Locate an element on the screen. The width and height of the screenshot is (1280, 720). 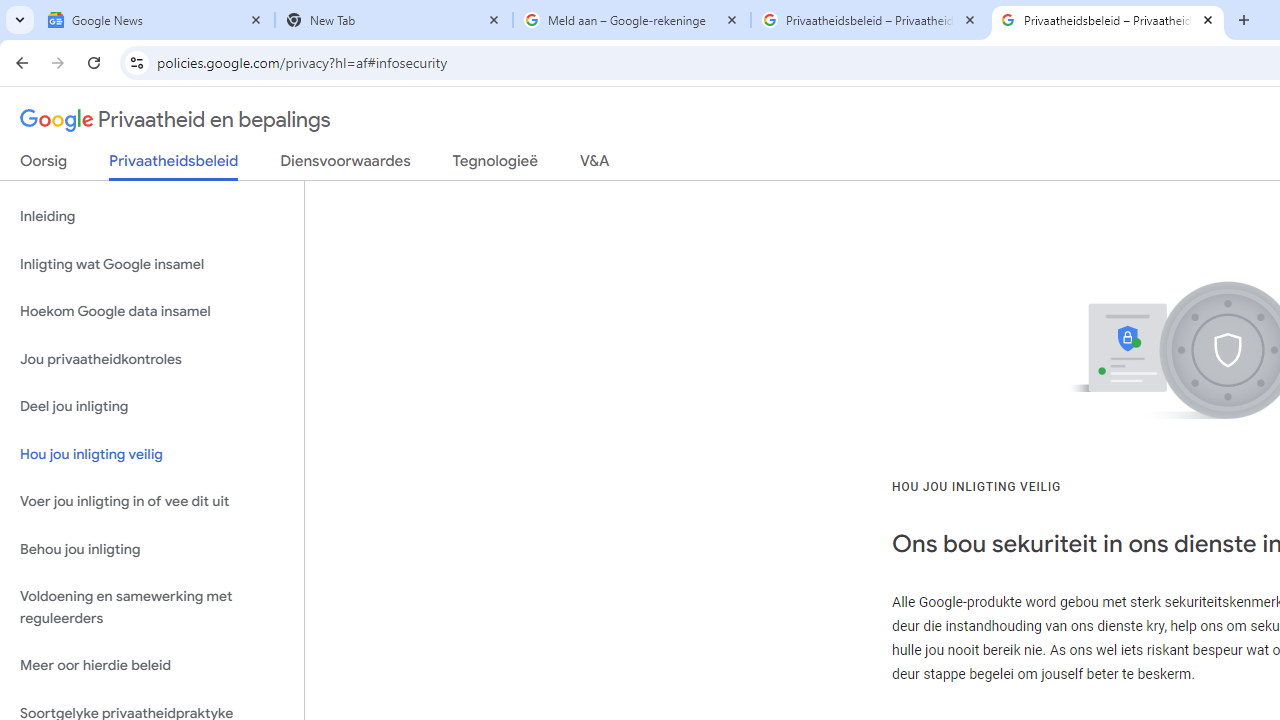
'Behou jou inligting' is located at coordinates (151, 549).